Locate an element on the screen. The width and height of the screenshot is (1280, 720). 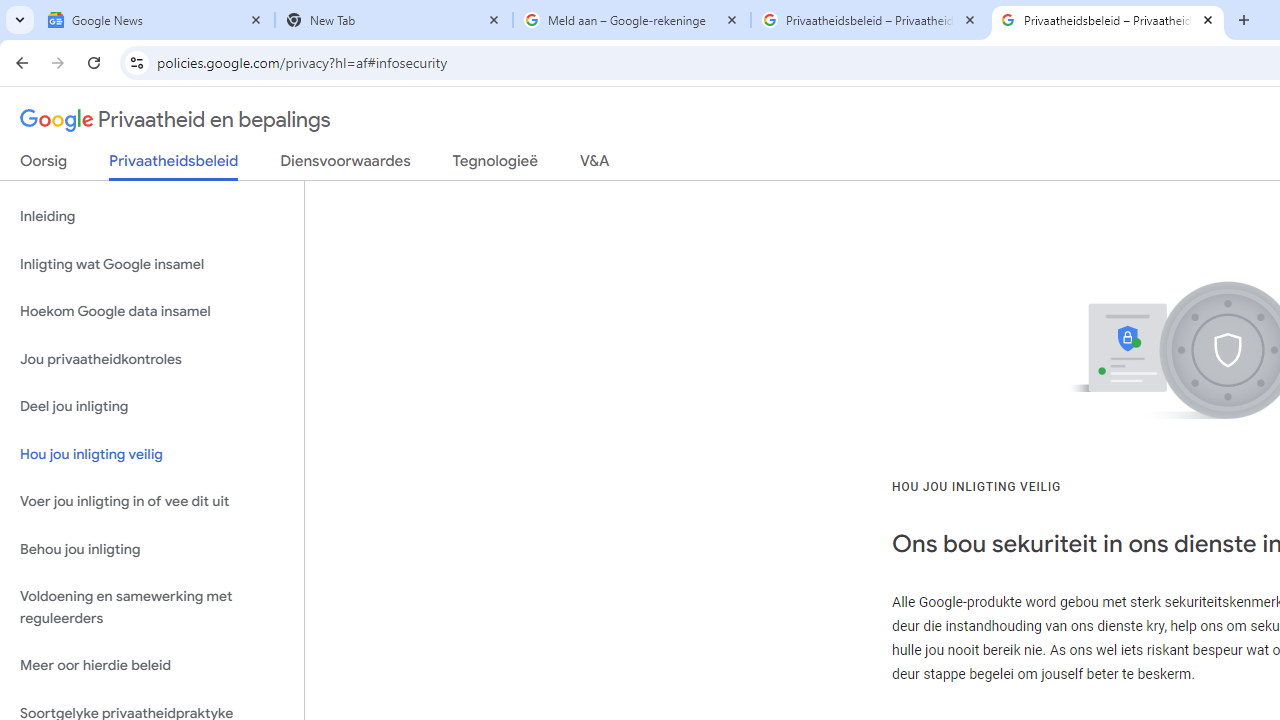
'Behou jou inligting' is located at coordinates (151, 549).